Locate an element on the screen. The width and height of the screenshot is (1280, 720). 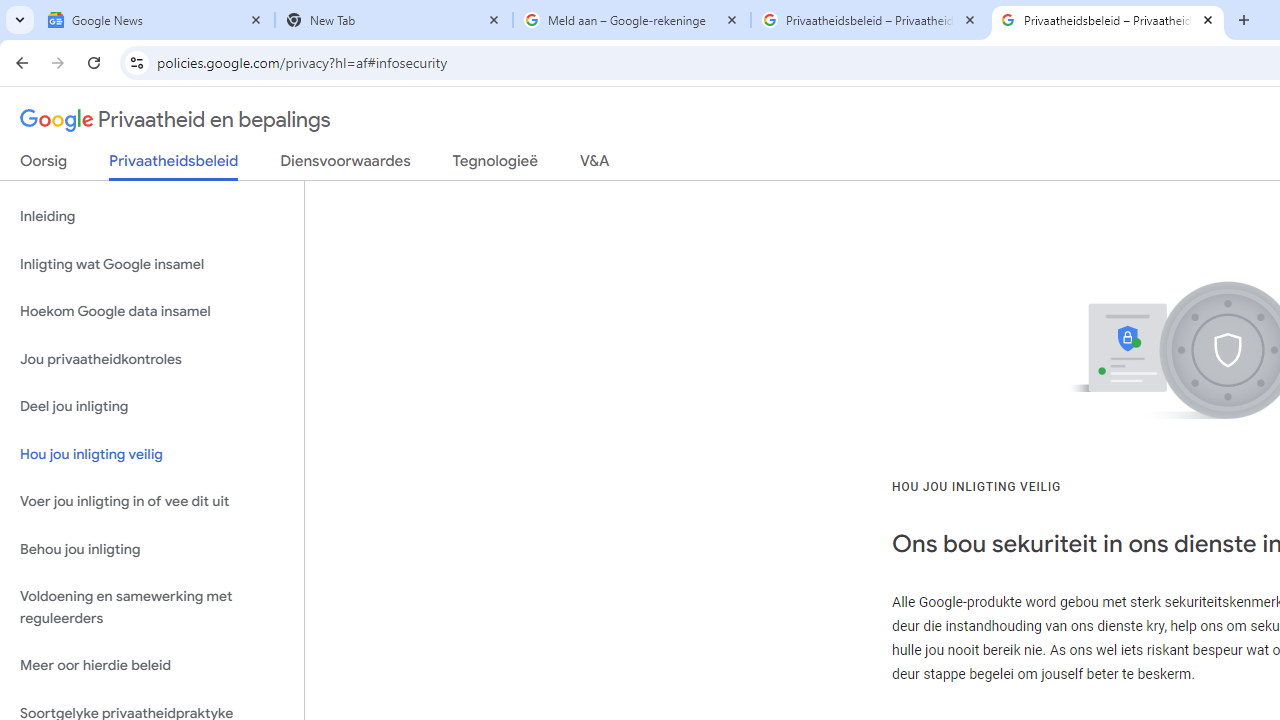
'Behou jou inligting' is located at coordinates (151, 549).